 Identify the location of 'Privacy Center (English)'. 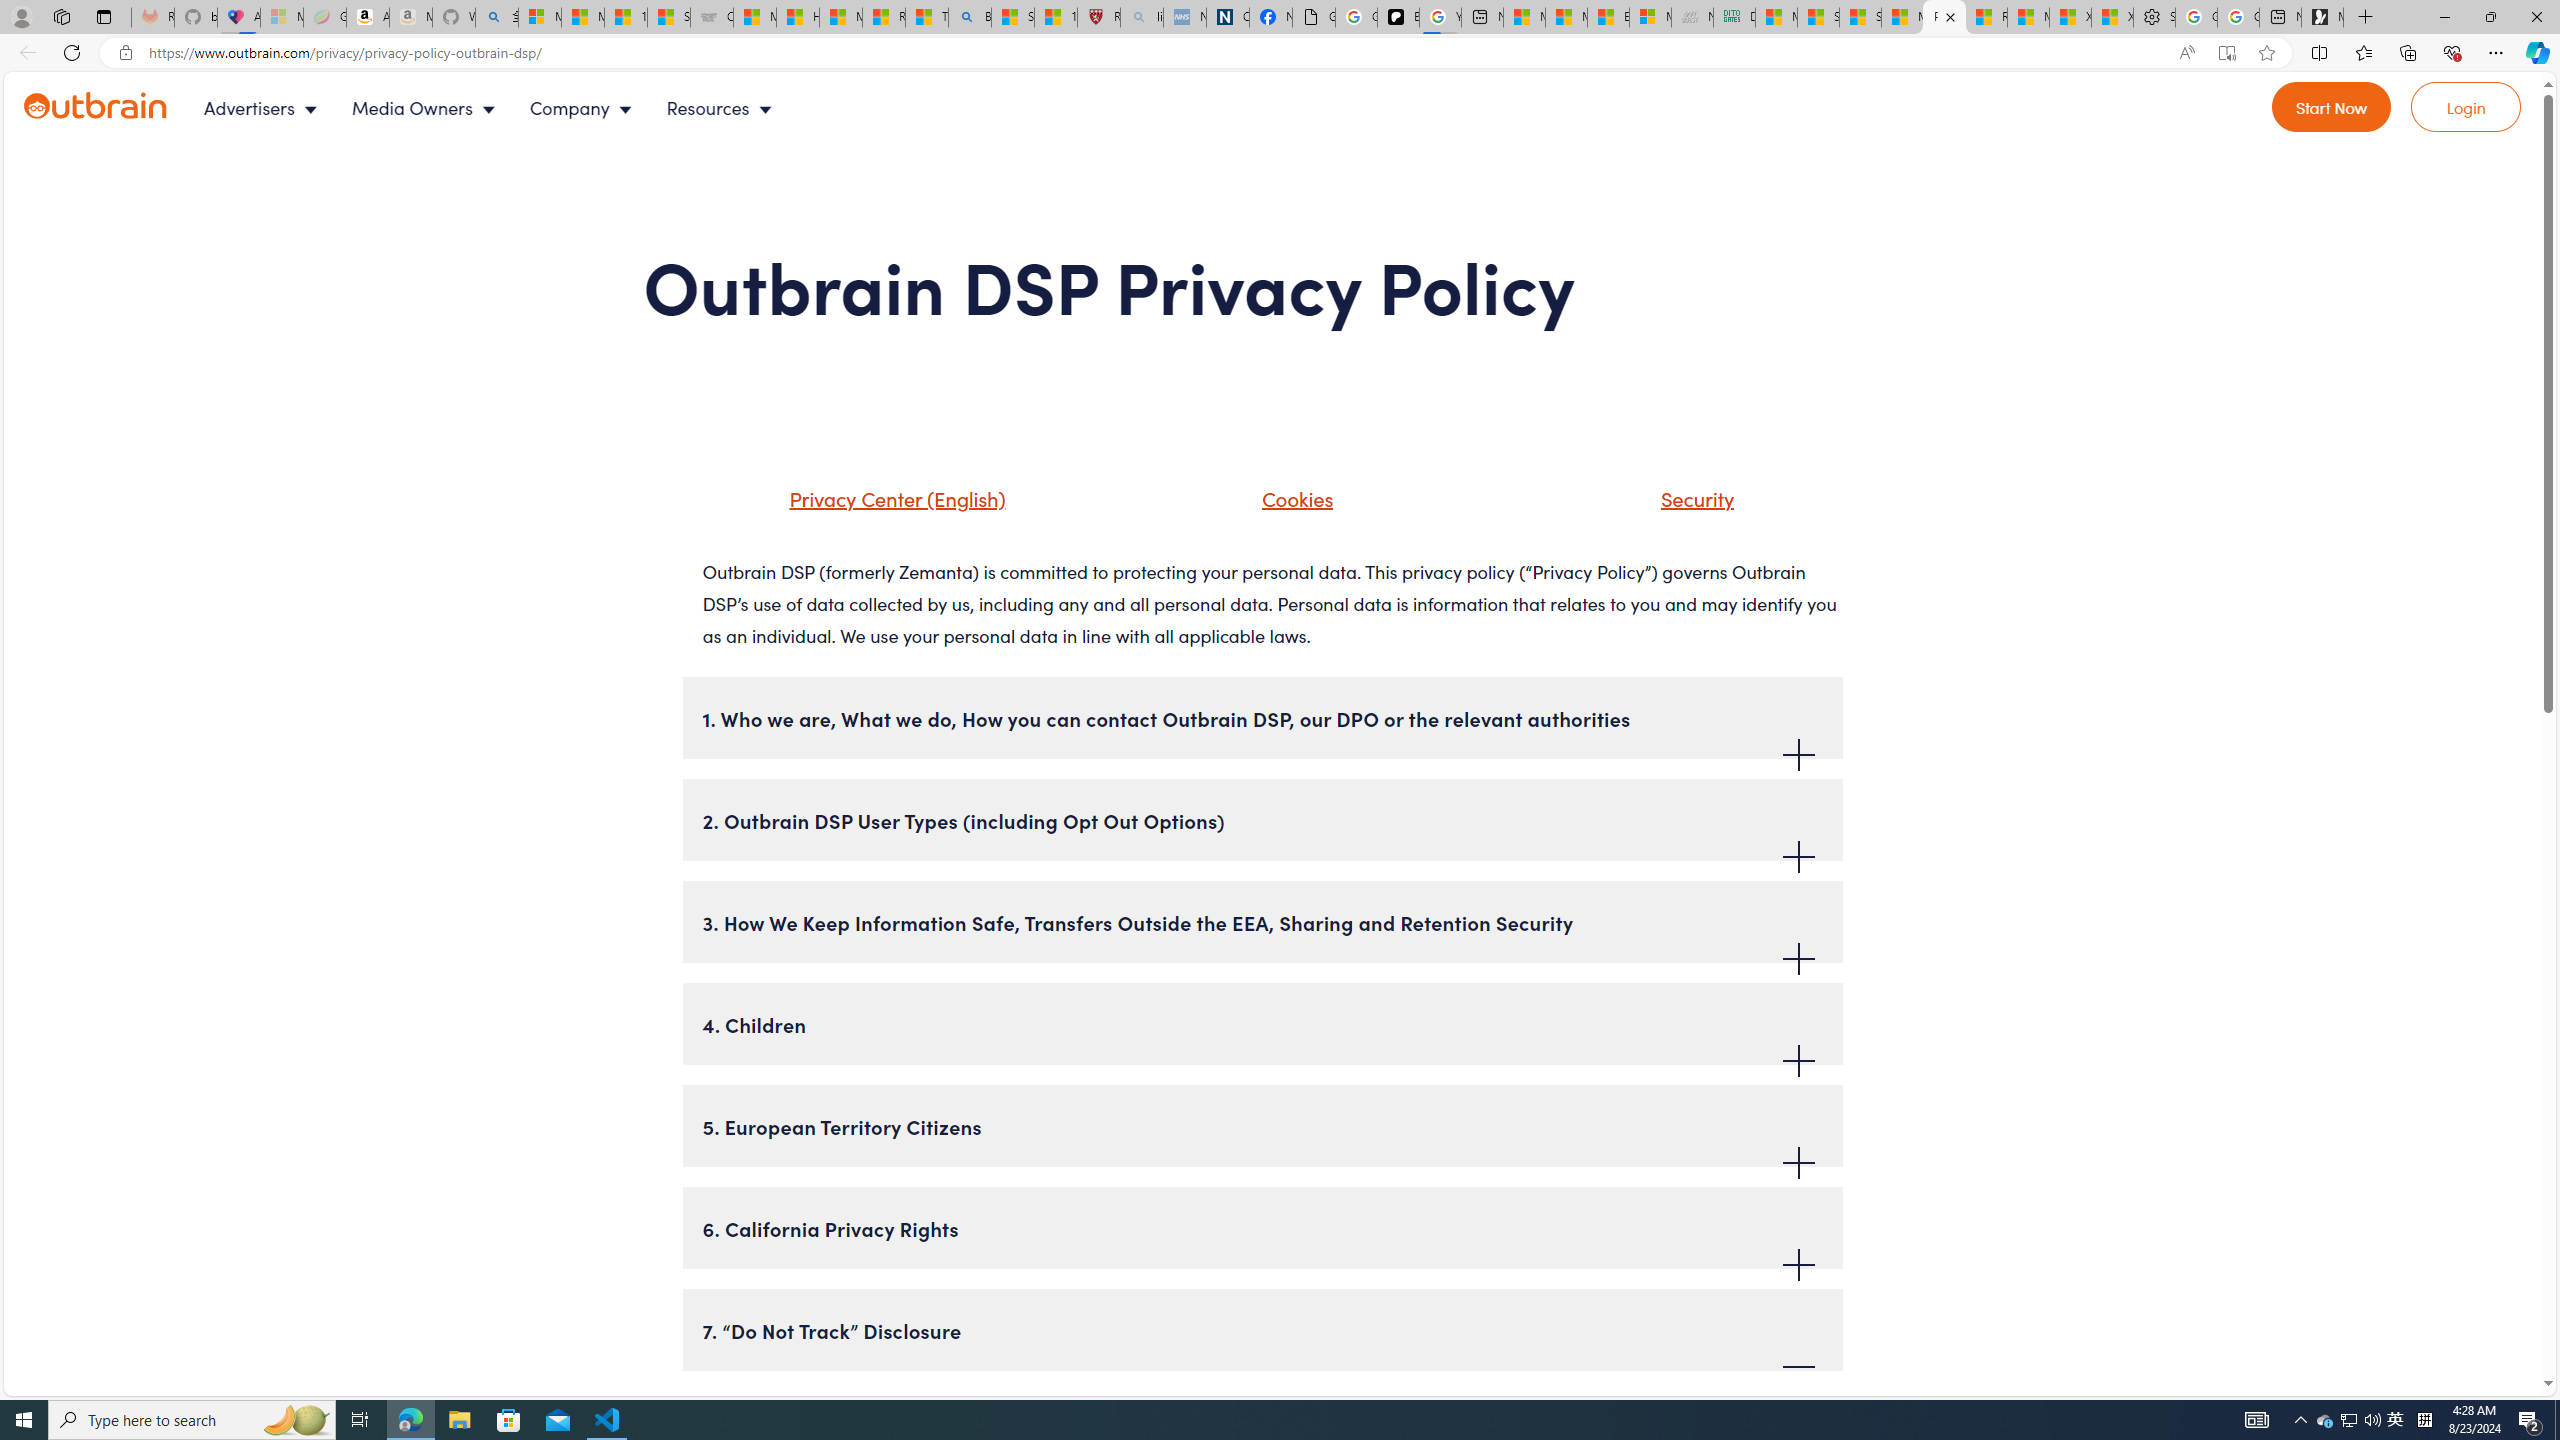
(871, 505).